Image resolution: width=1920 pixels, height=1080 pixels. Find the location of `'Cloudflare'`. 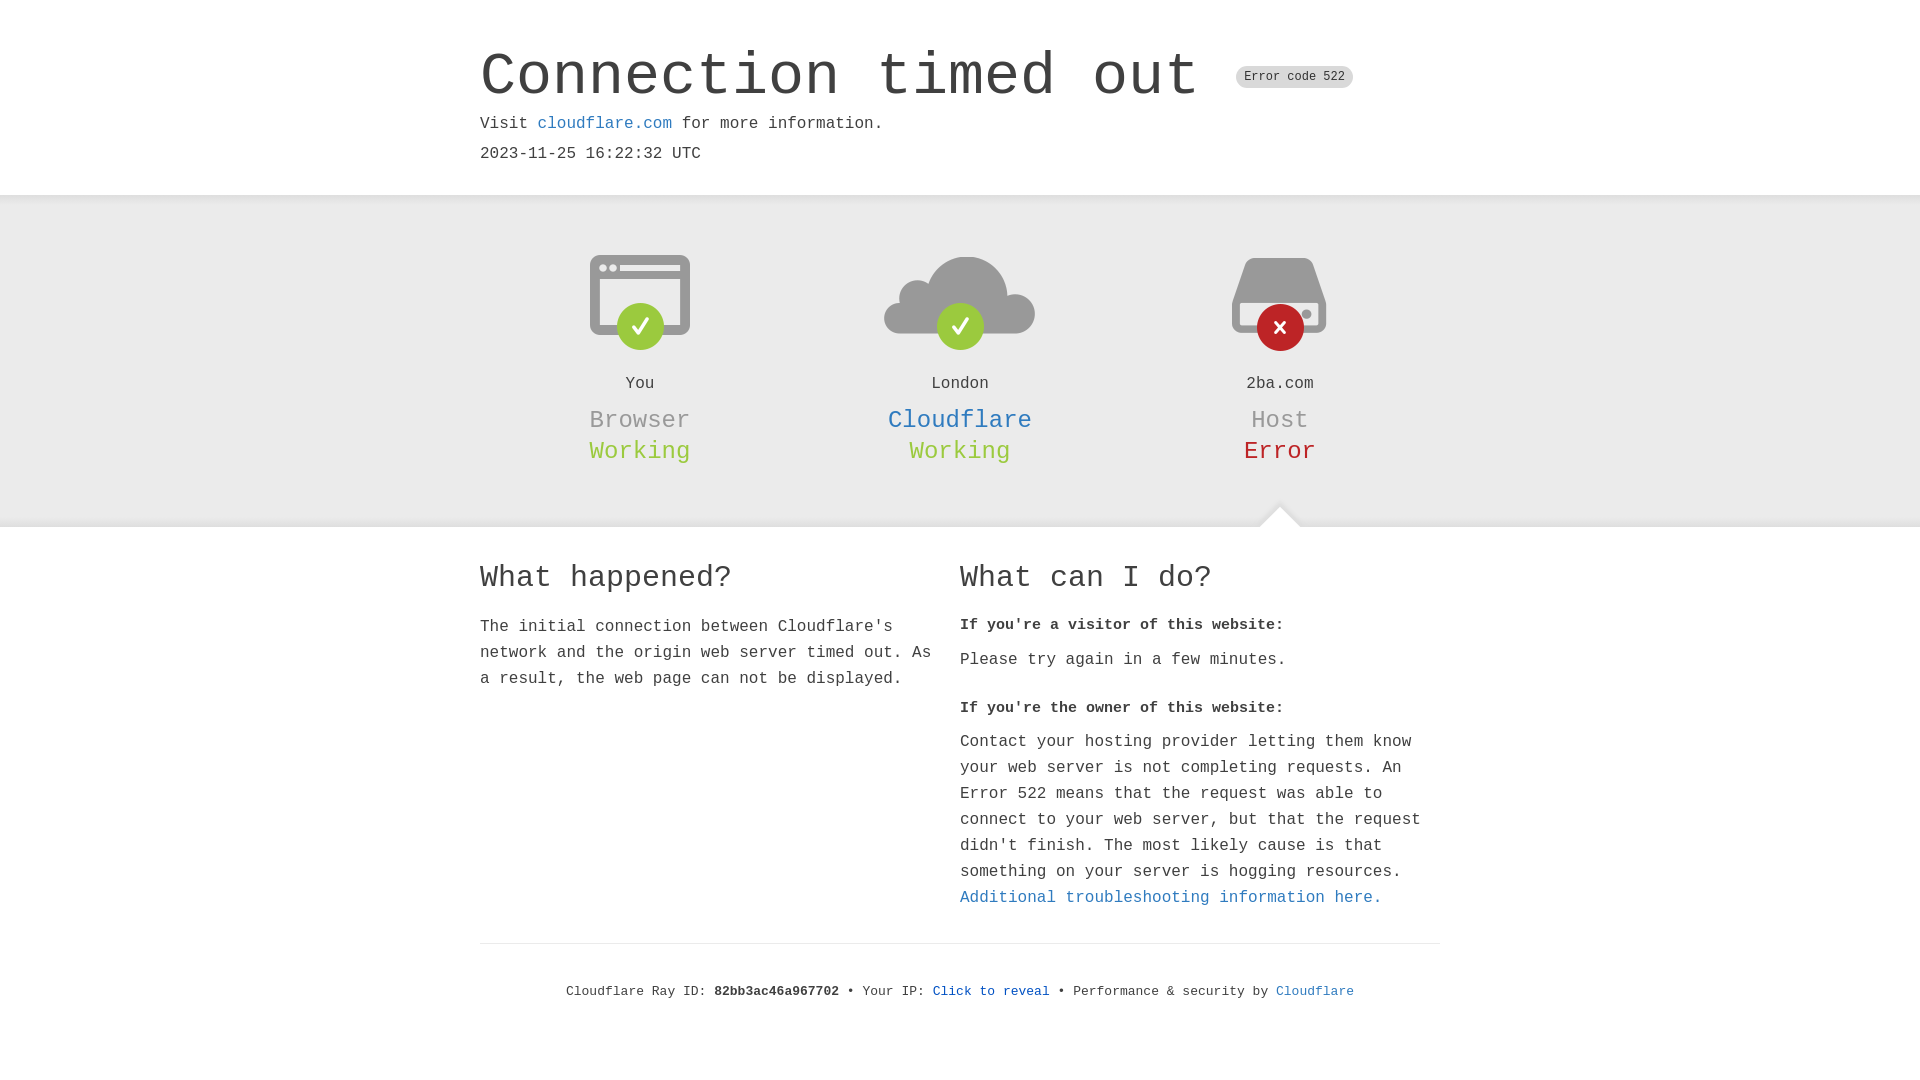

'Cloudflare' is located at coordinates (960, 419).